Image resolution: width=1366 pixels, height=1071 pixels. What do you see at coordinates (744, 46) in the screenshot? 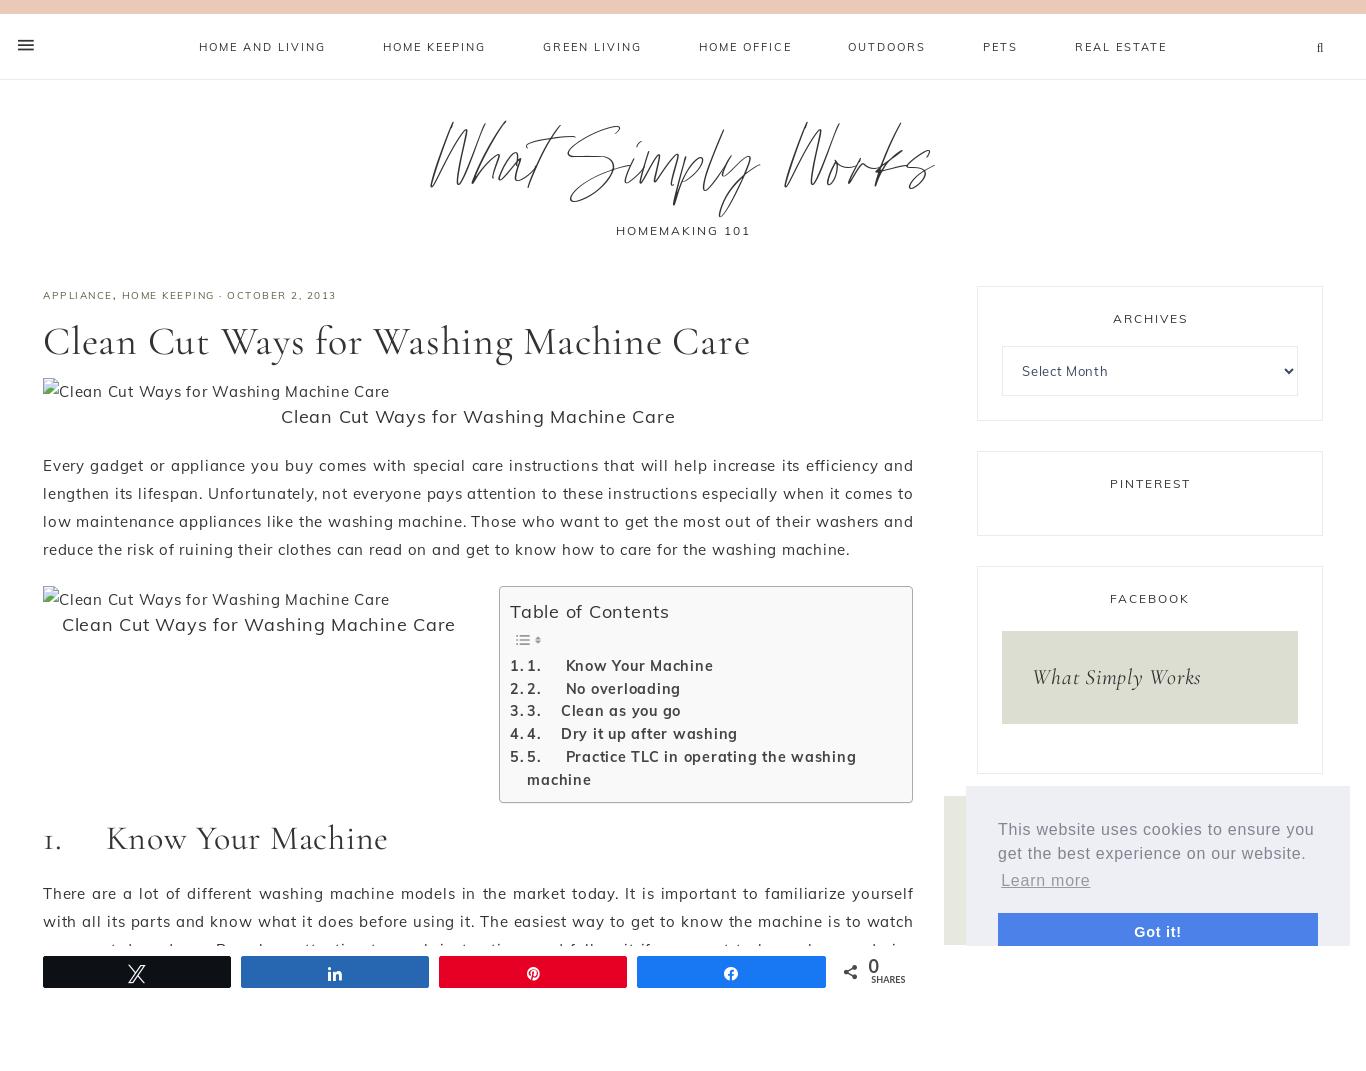
I see `'Home Office'` at bounding box center [744, 46].